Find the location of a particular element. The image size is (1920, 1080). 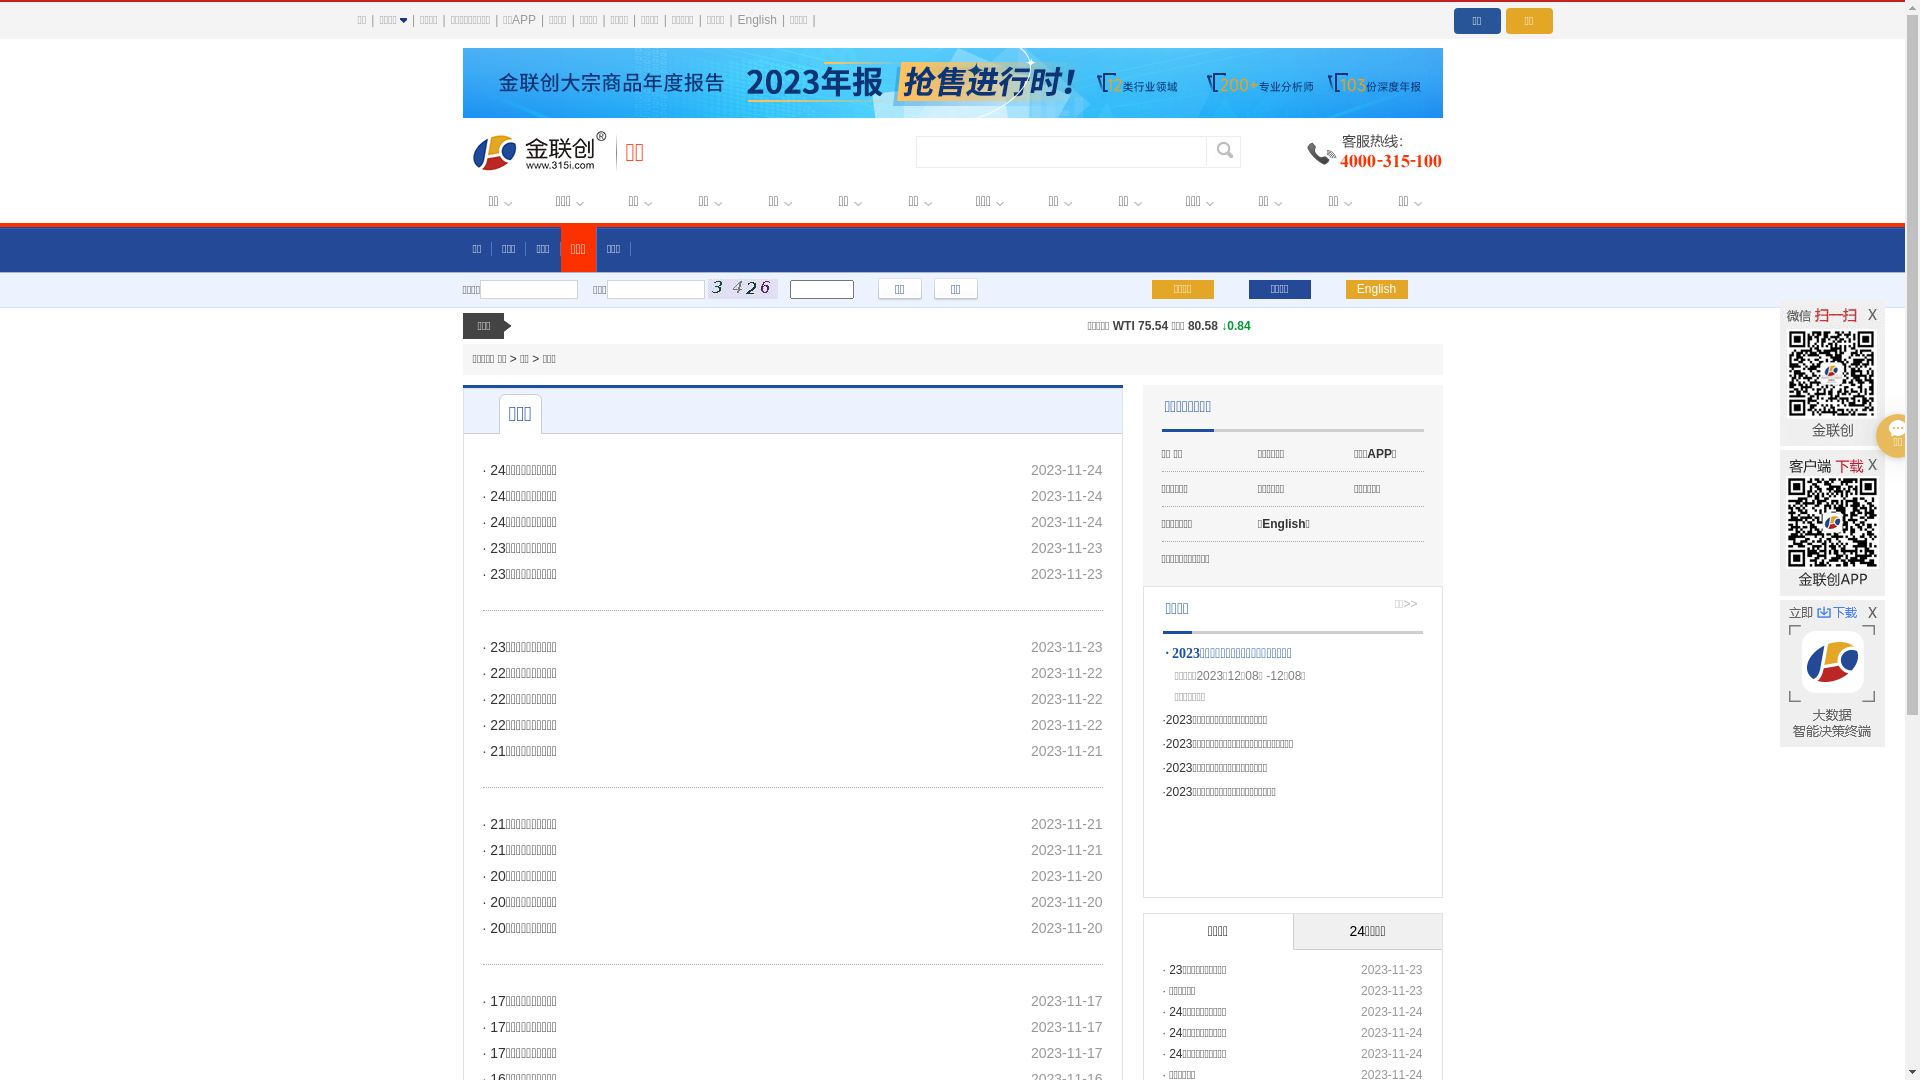

'English' is located at coordinates (1376, 289).